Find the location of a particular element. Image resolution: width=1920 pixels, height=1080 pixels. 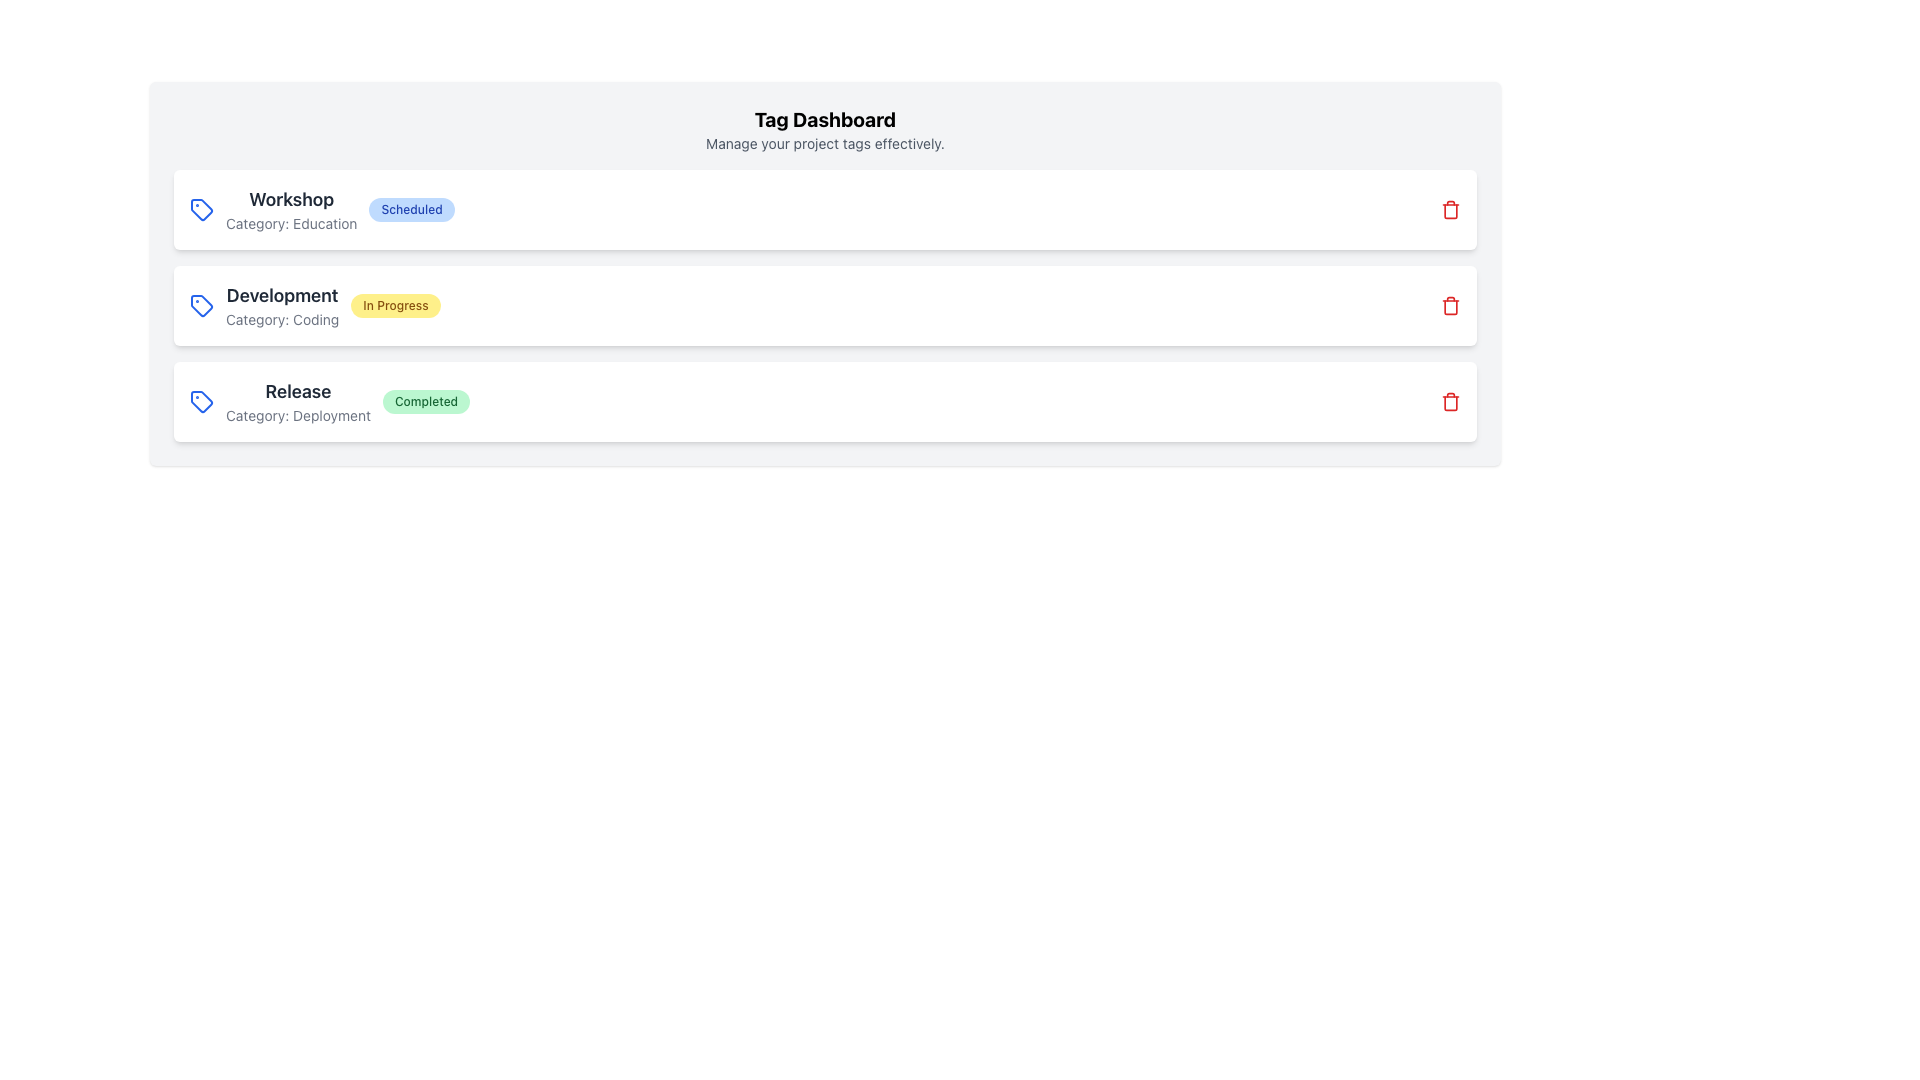

the second text label that displays category information for the development item, positioned below the 'Development' label is located at coordinates (281, 319).